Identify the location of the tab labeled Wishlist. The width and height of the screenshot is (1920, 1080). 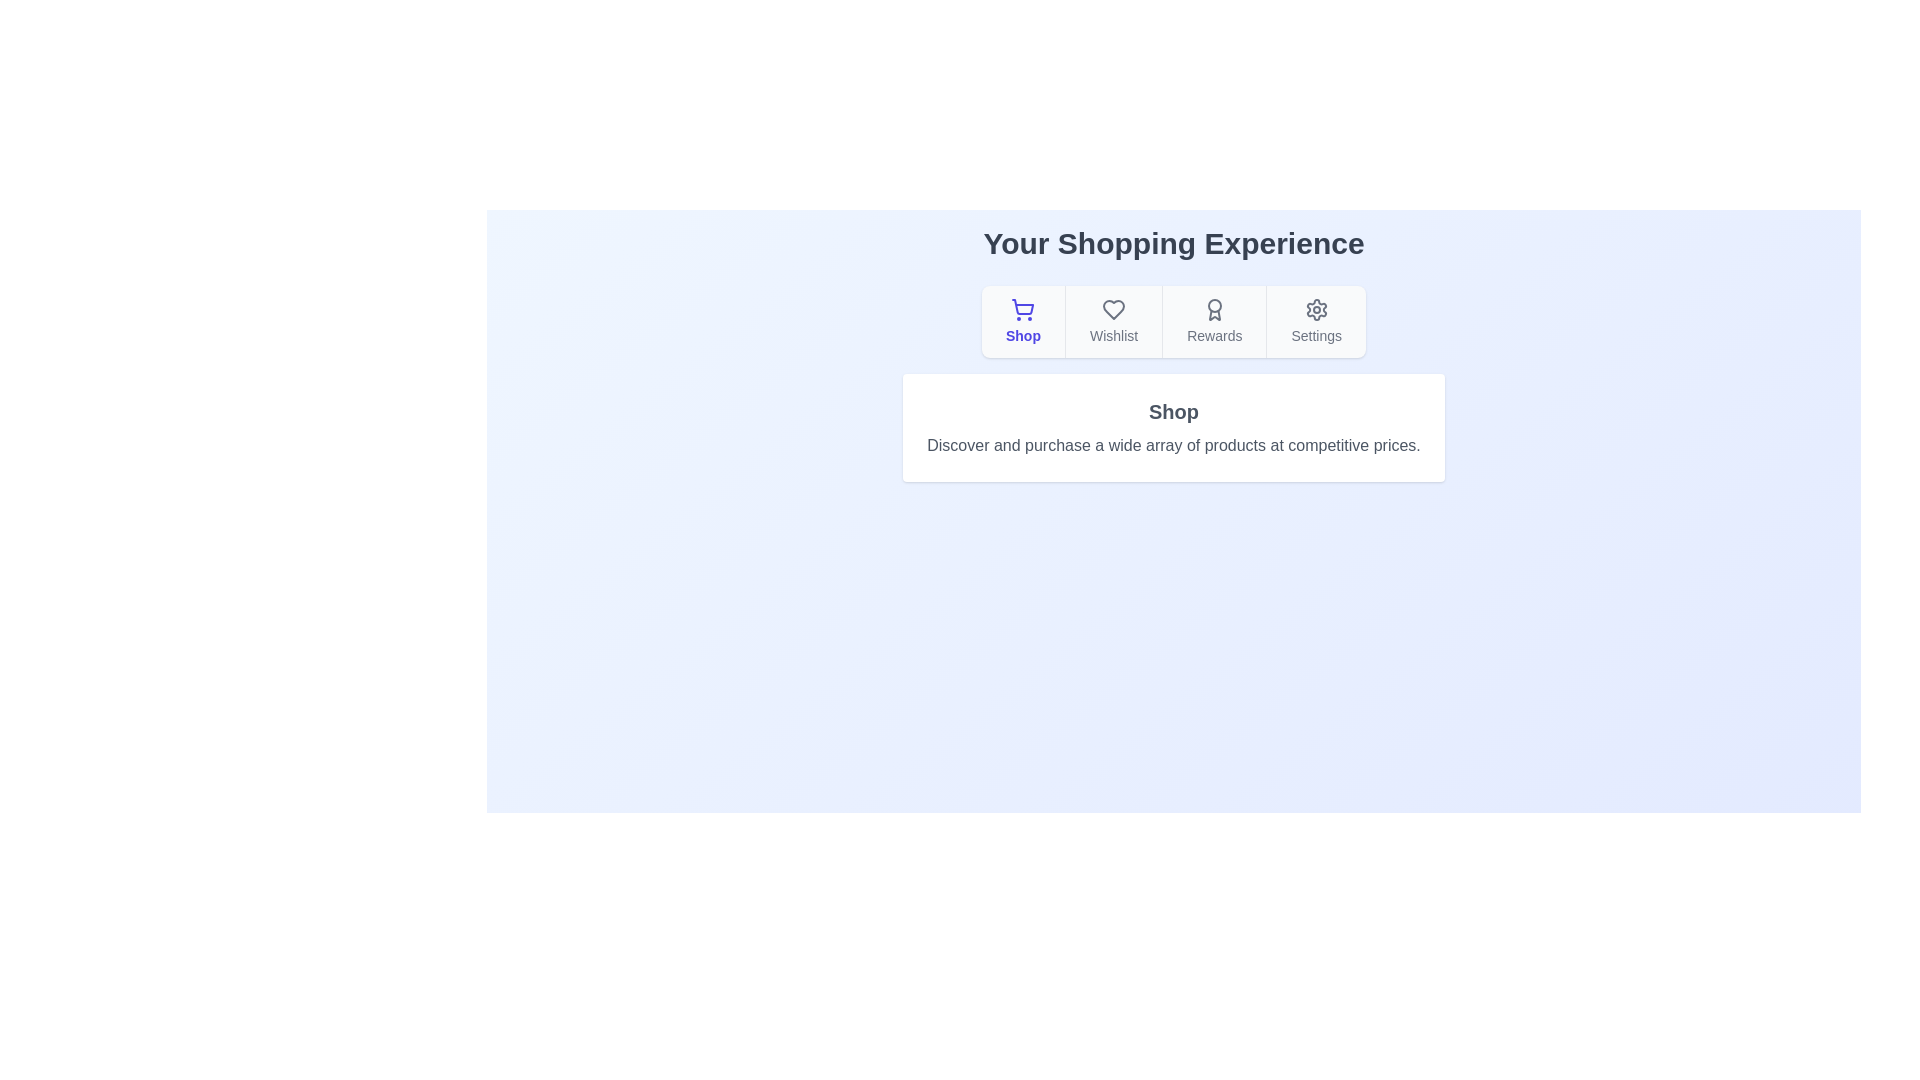
(1112, 320).